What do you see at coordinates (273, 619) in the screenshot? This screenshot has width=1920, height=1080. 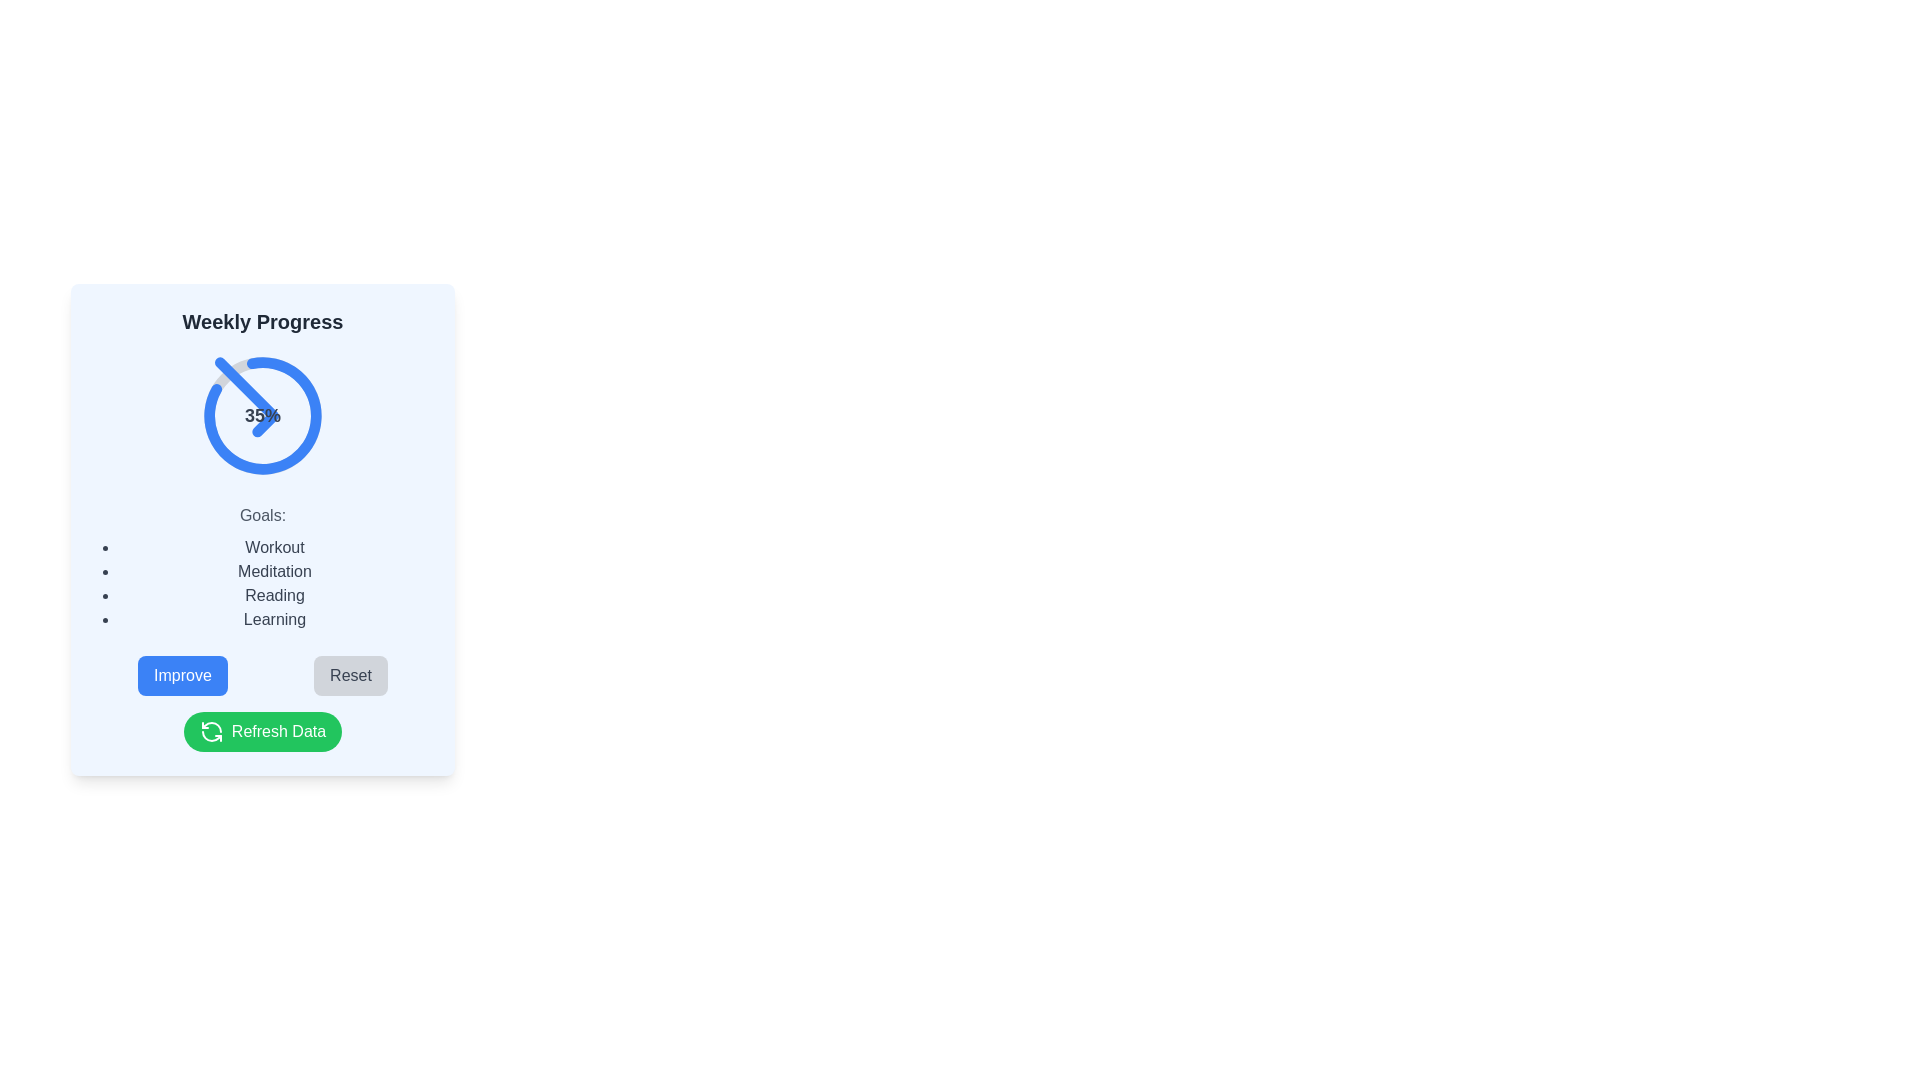 I see `the 'Learning' text label, which is the last item in the bulleted goals list` at bounding box center [273, 619].